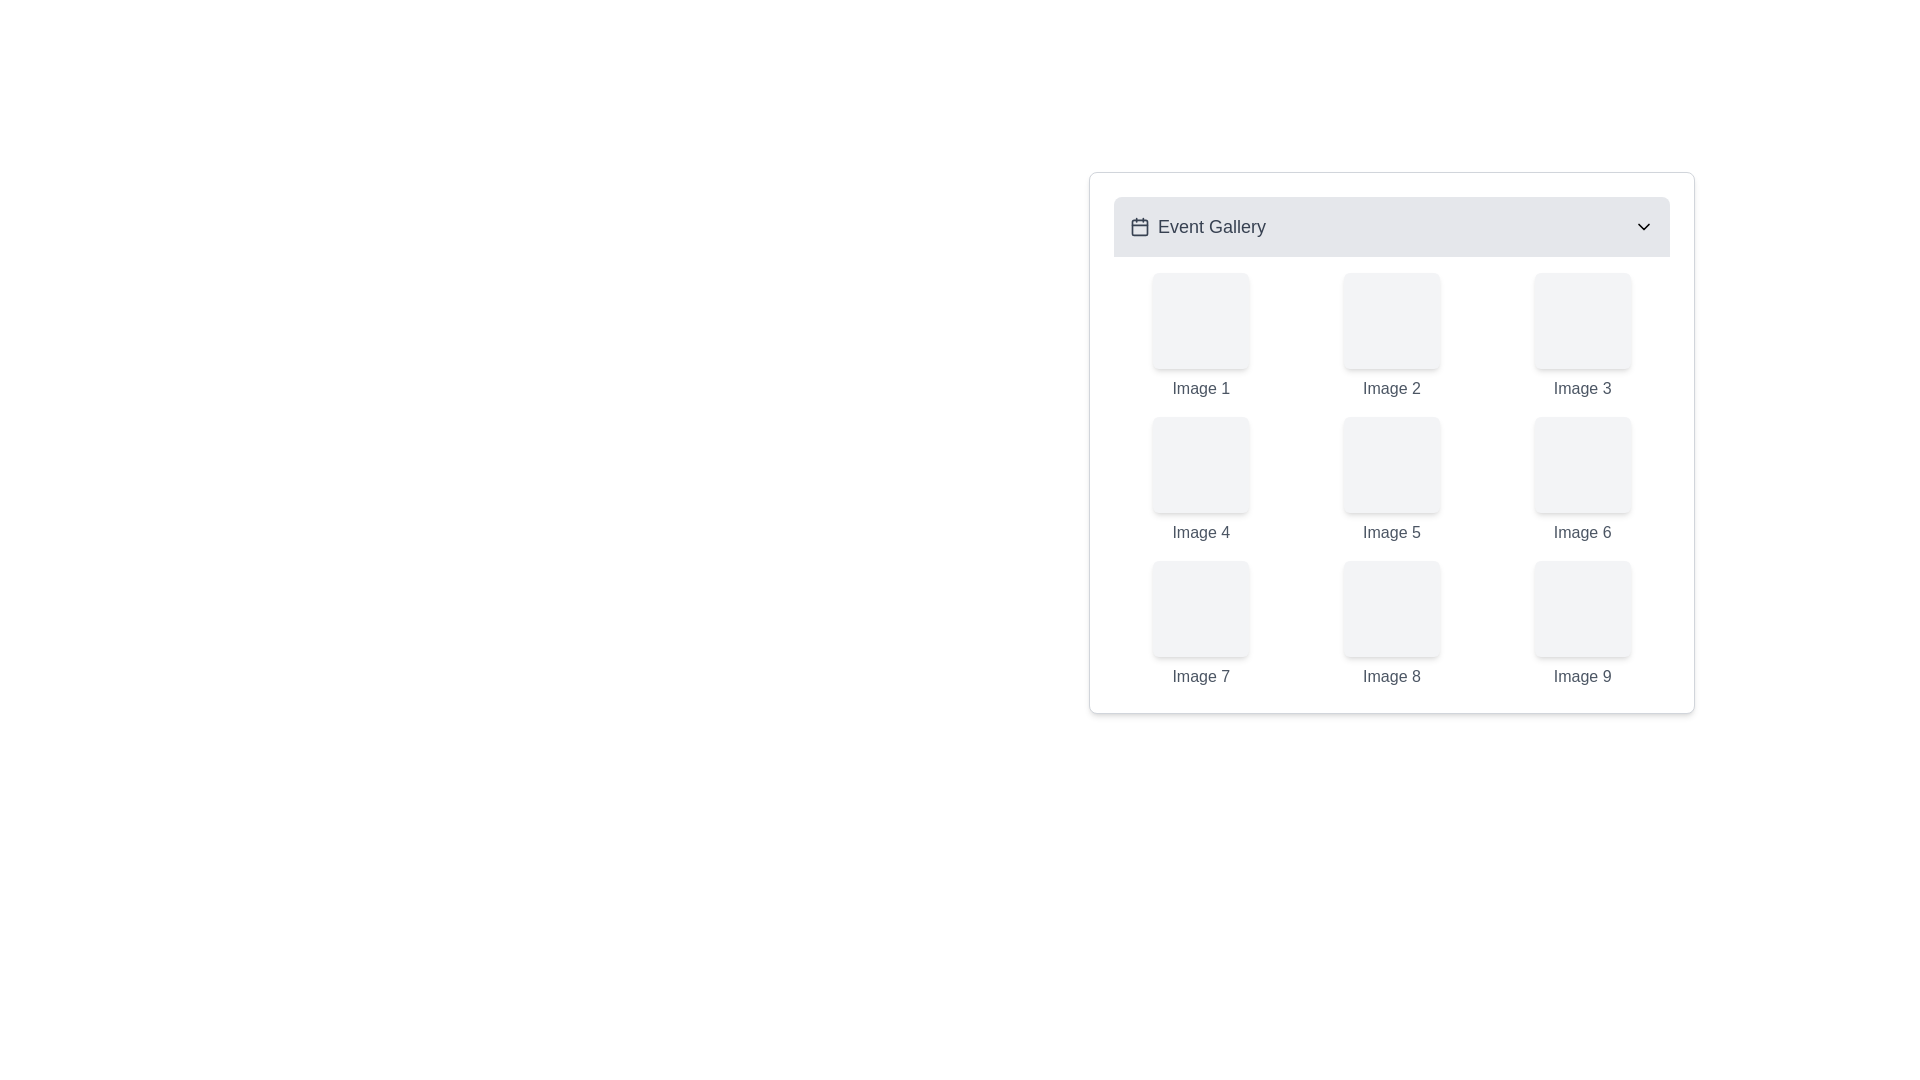 The width and height of the screenshot is (1920, 1080). What do you see at coordinates (1200, 389) in the screenshot?
I see `the text of the static label located under the 'Event Gallery' header, in the top-left grid cell, for copying` at bounding box center [1200, 389].